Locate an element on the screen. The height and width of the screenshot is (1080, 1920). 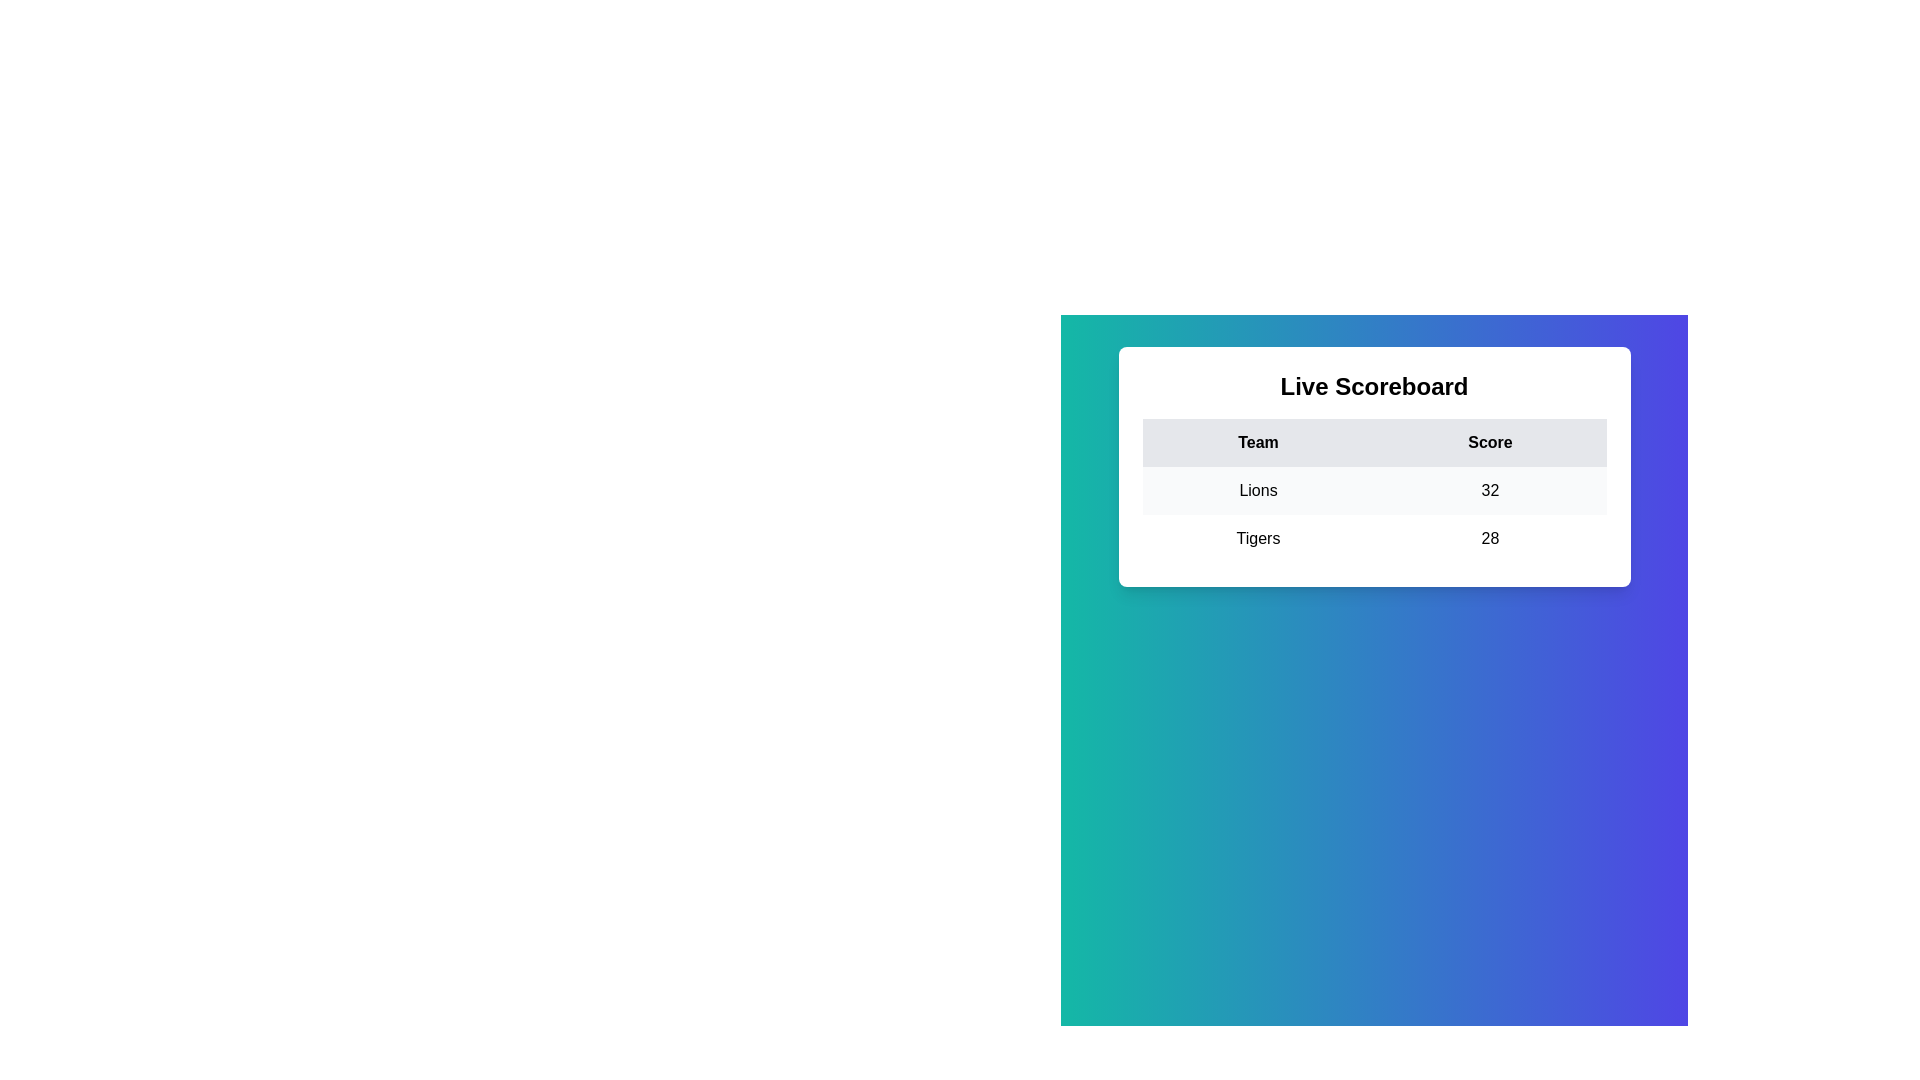
displayed score of '32' in bold font style located in the 'Score' column of the 'Live Scoreboard' table for the 'Lions' team is located at coordinates (1490, 490).